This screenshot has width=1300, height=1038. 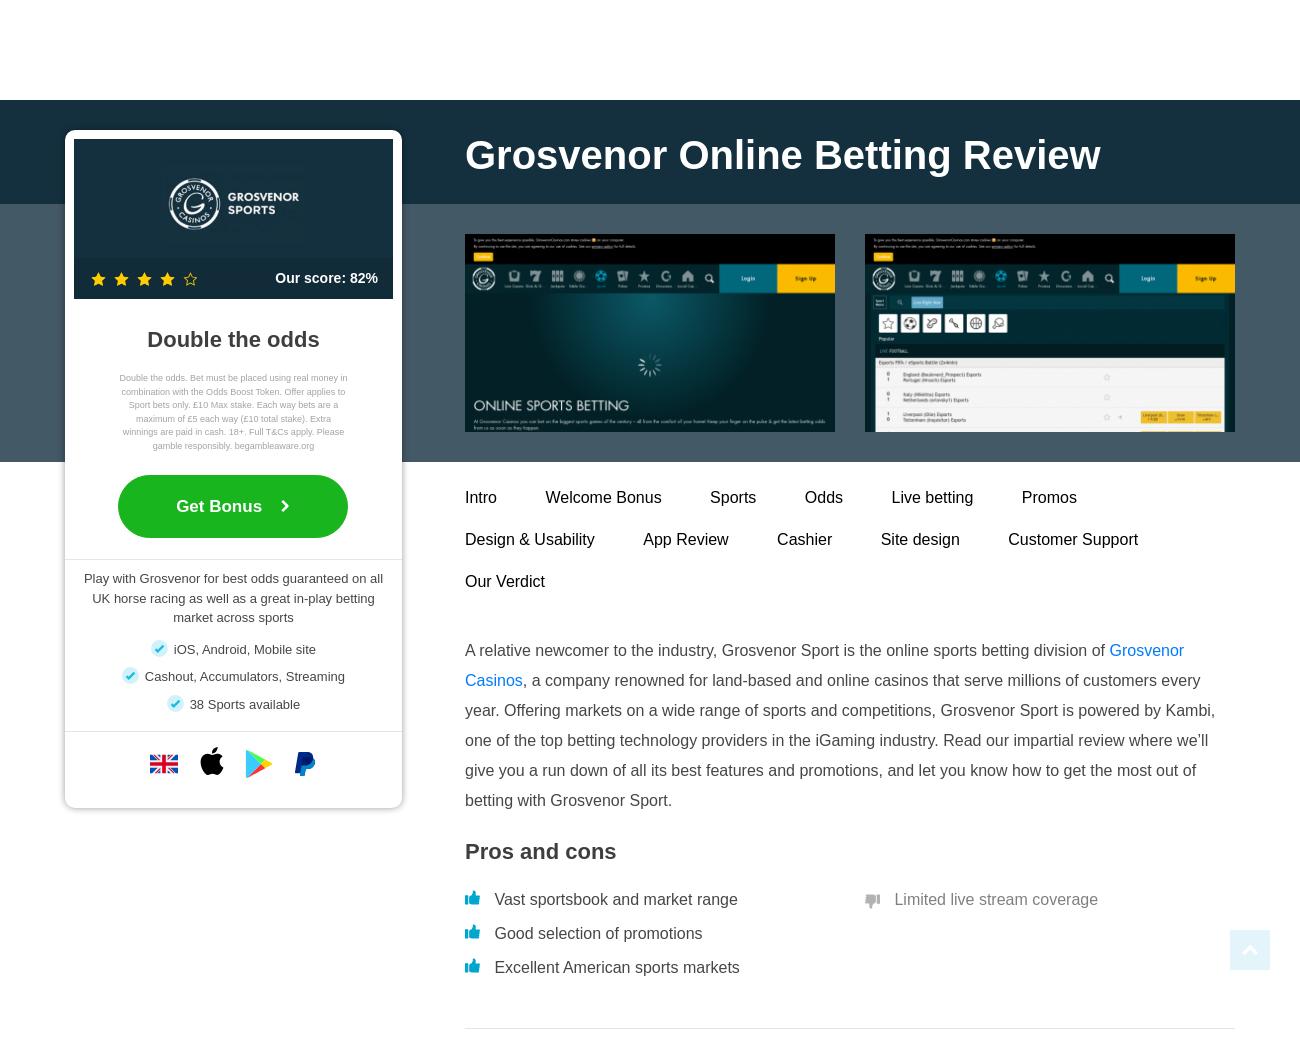 I want to click on 'Our score:', so click(x=274, y=277).